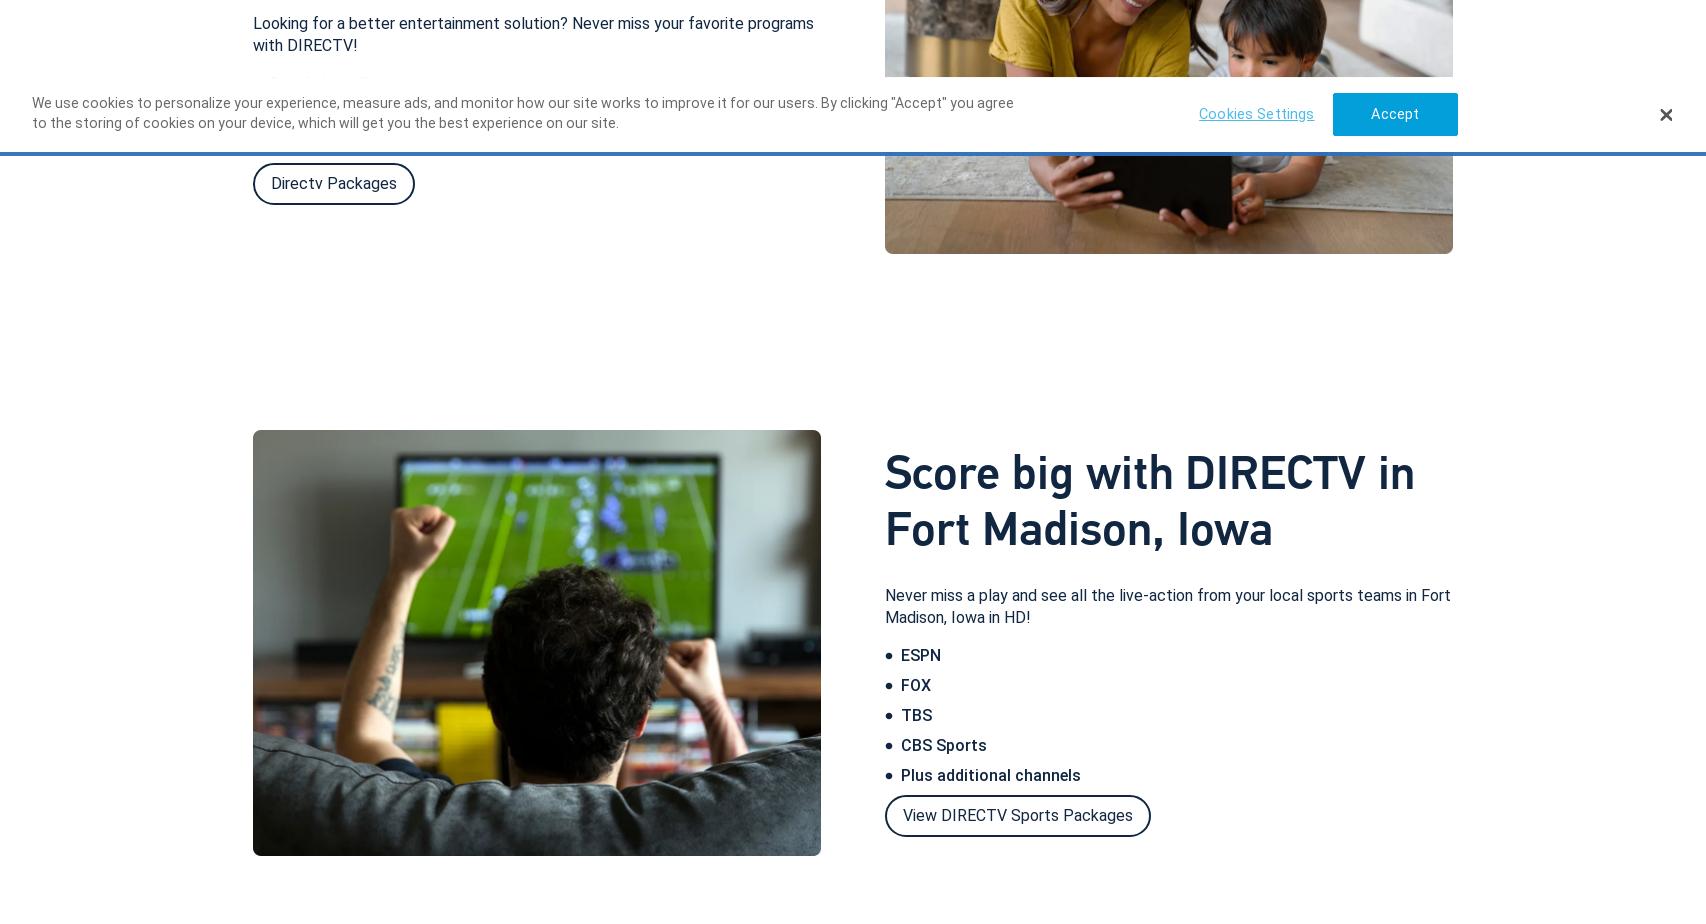  I want to click on 'Diverse programming catalog', so click(379, 112).